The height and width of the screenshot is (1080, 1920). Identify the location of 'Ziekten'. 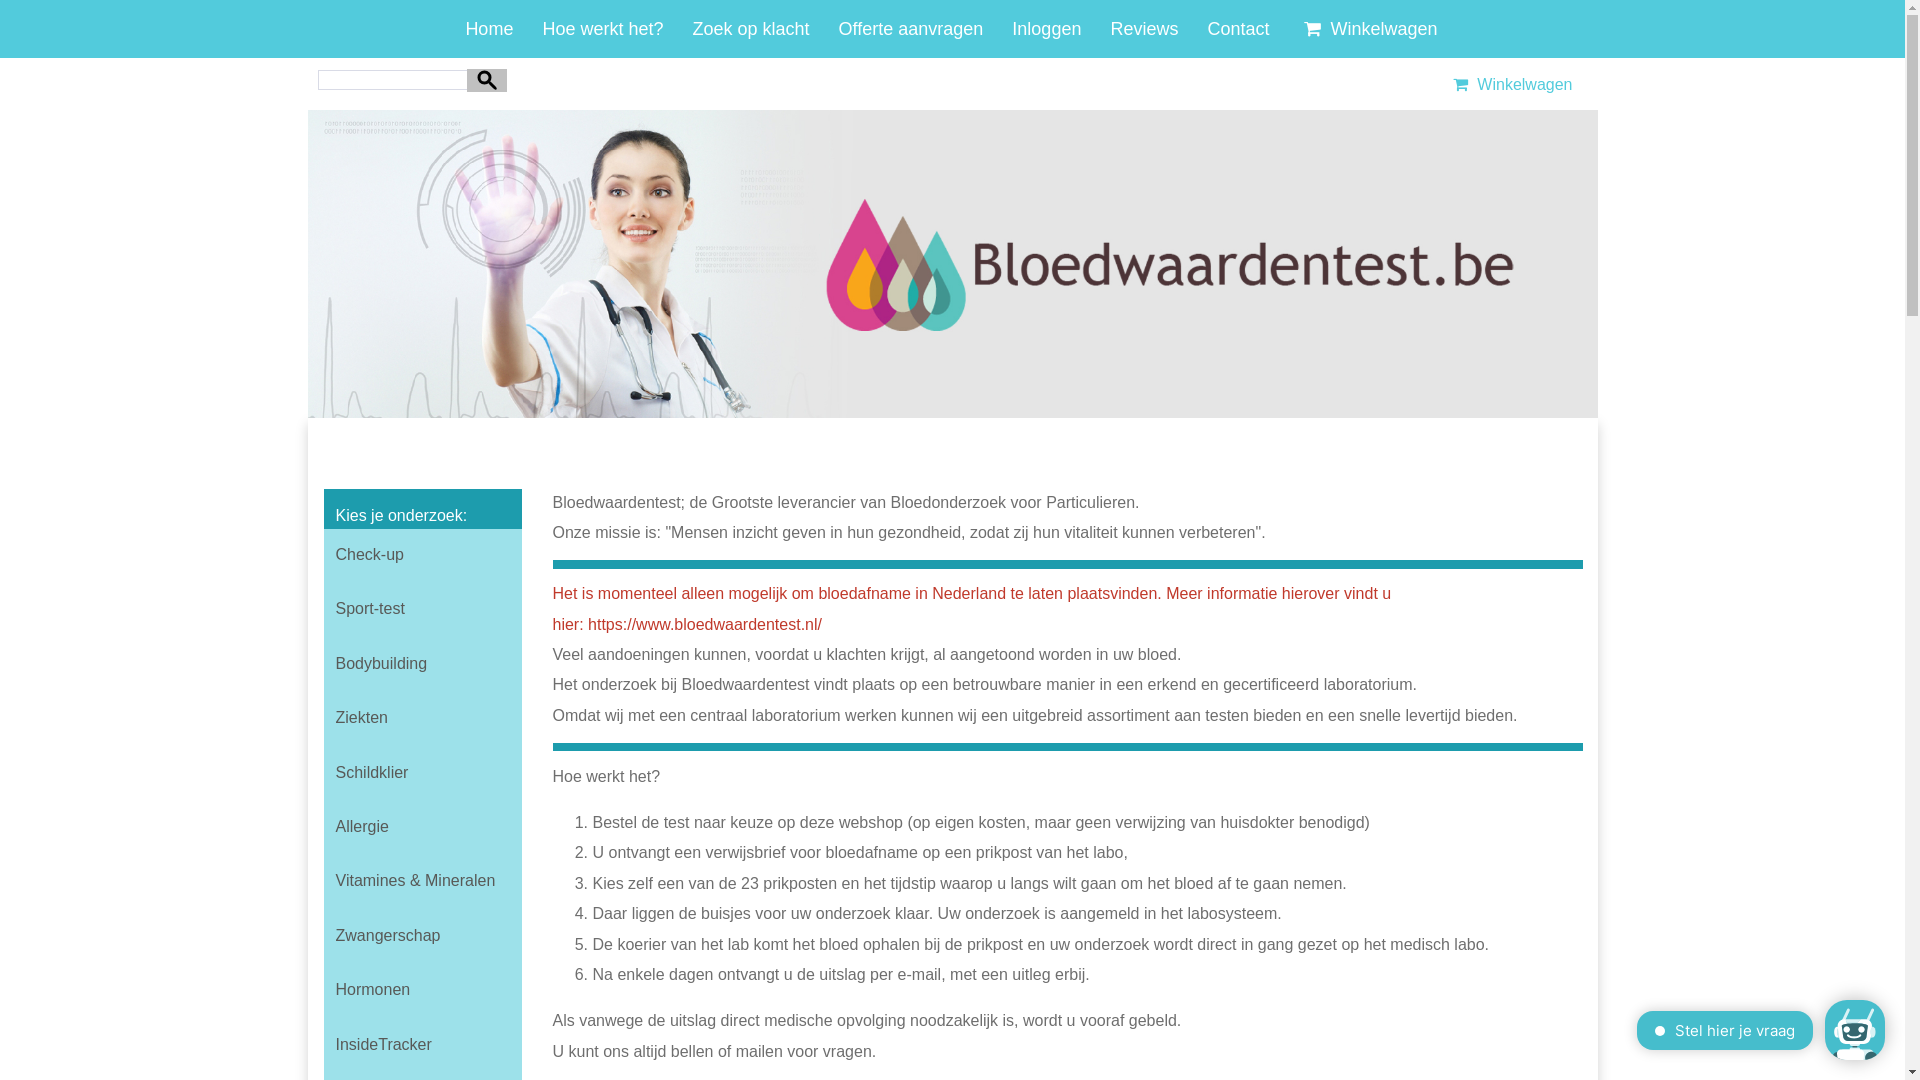
(324, 716).